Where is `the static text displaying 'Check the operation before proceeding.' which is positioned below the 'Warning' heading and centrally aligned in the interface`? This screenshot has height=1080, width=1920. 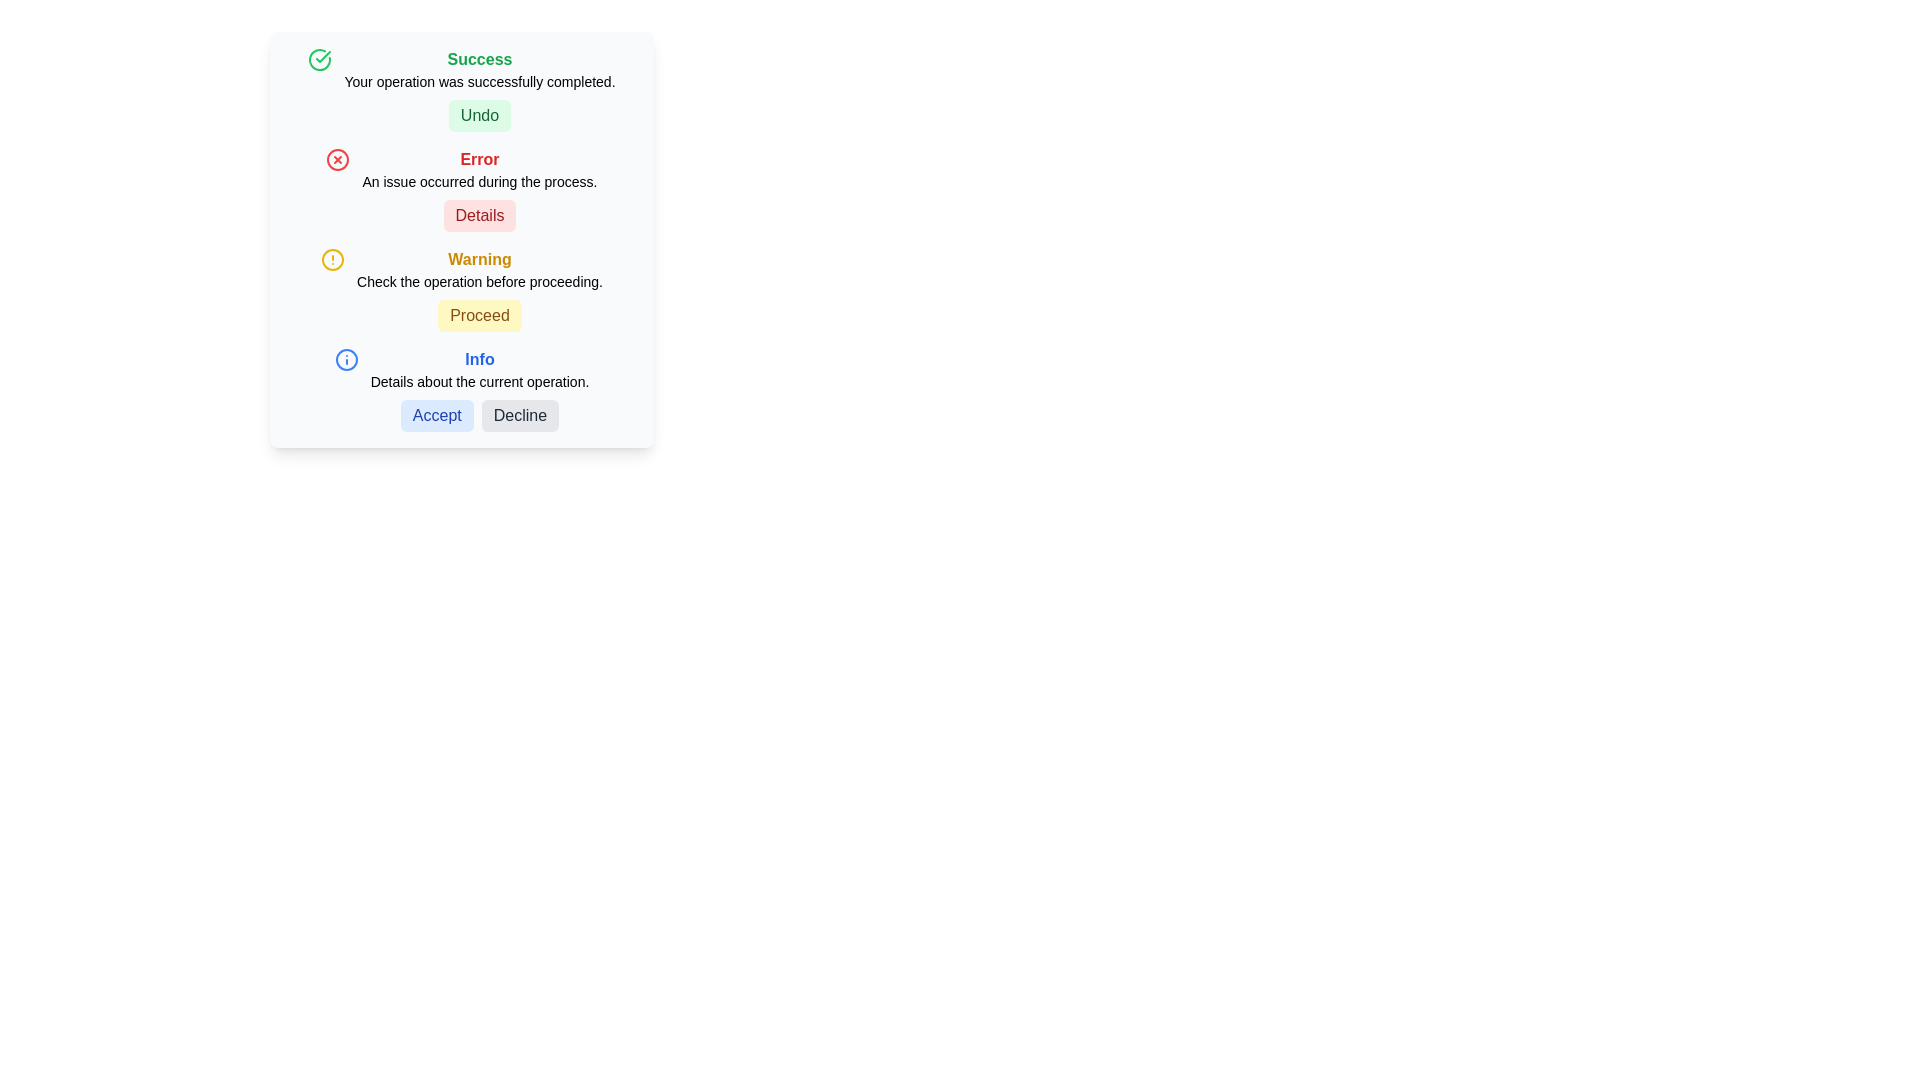
the static text displaying 'Check the operation before proceeding.' which is positioned below the 'Warning' heading and centrally aligned in the interface is located at coordinates (480, 281).